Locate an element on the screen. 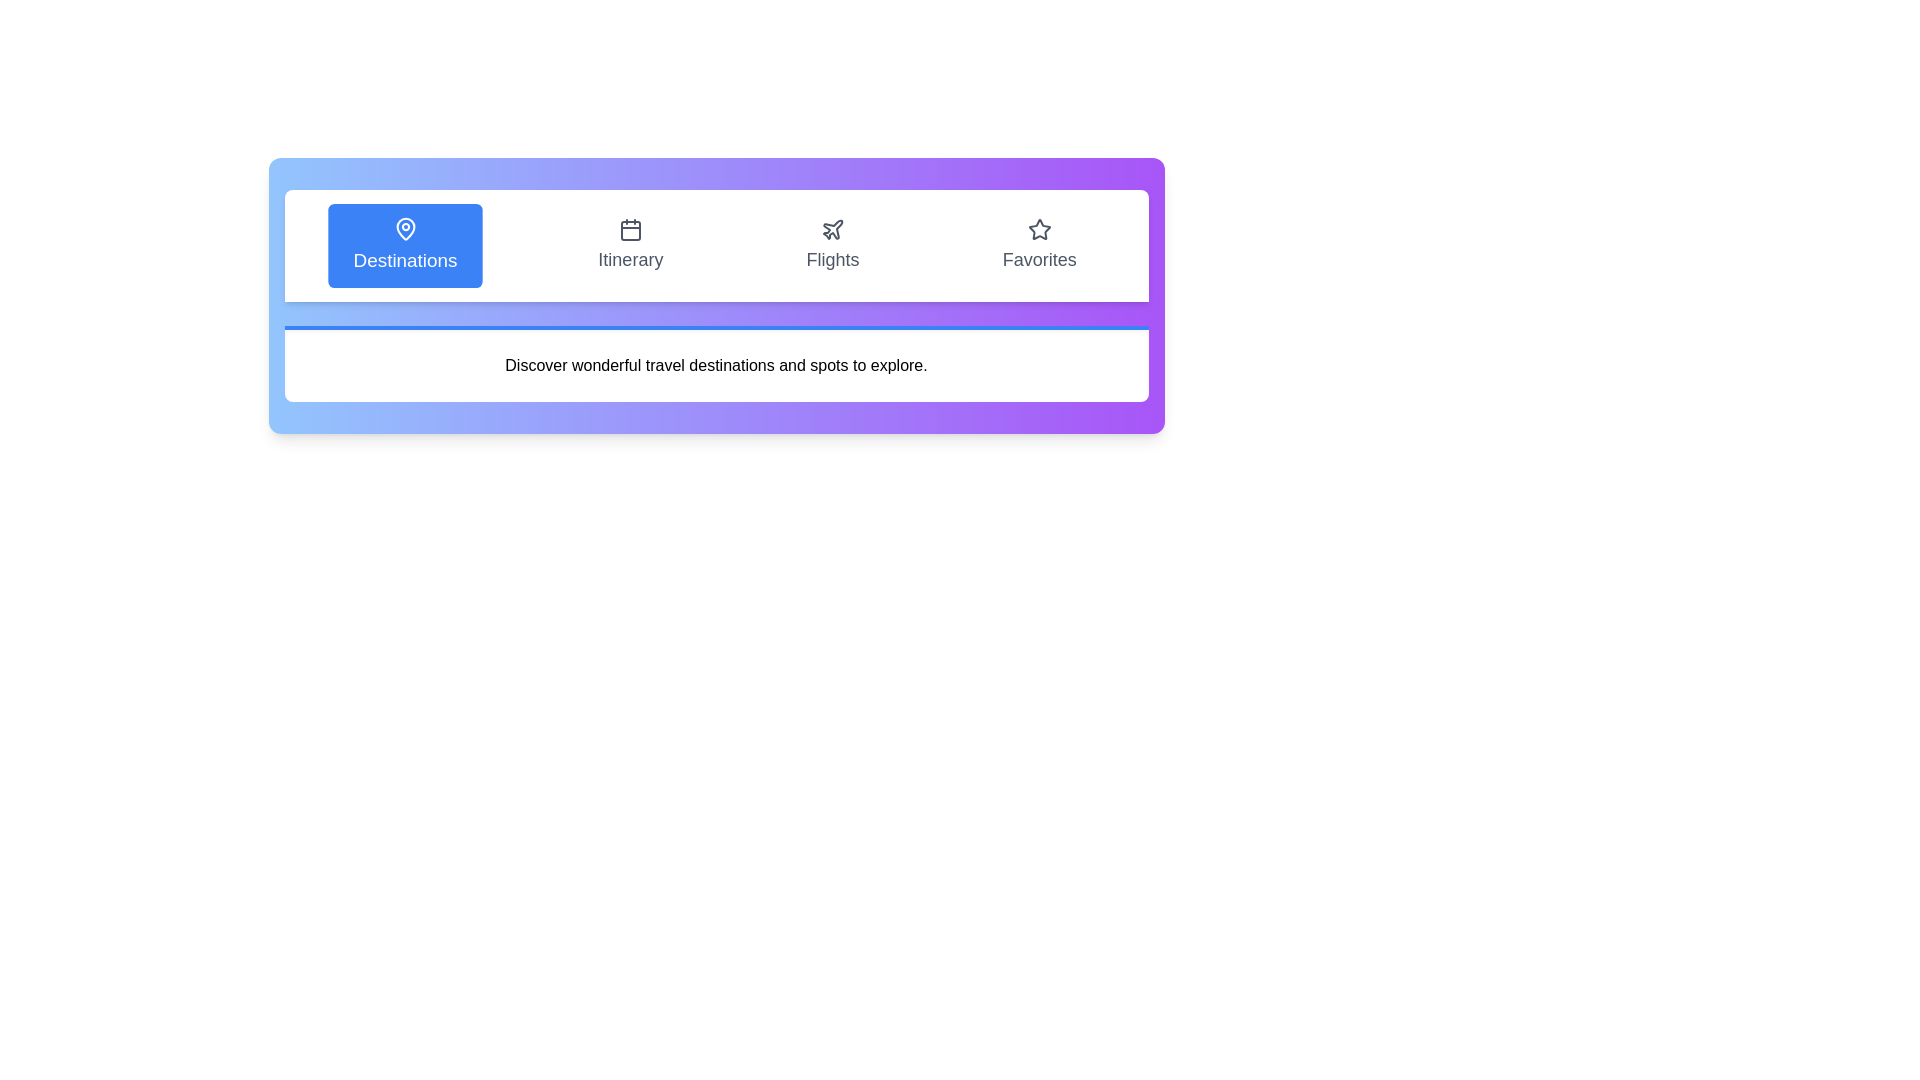  the tab labeled Favorites is located at coordinates (1039, 245).